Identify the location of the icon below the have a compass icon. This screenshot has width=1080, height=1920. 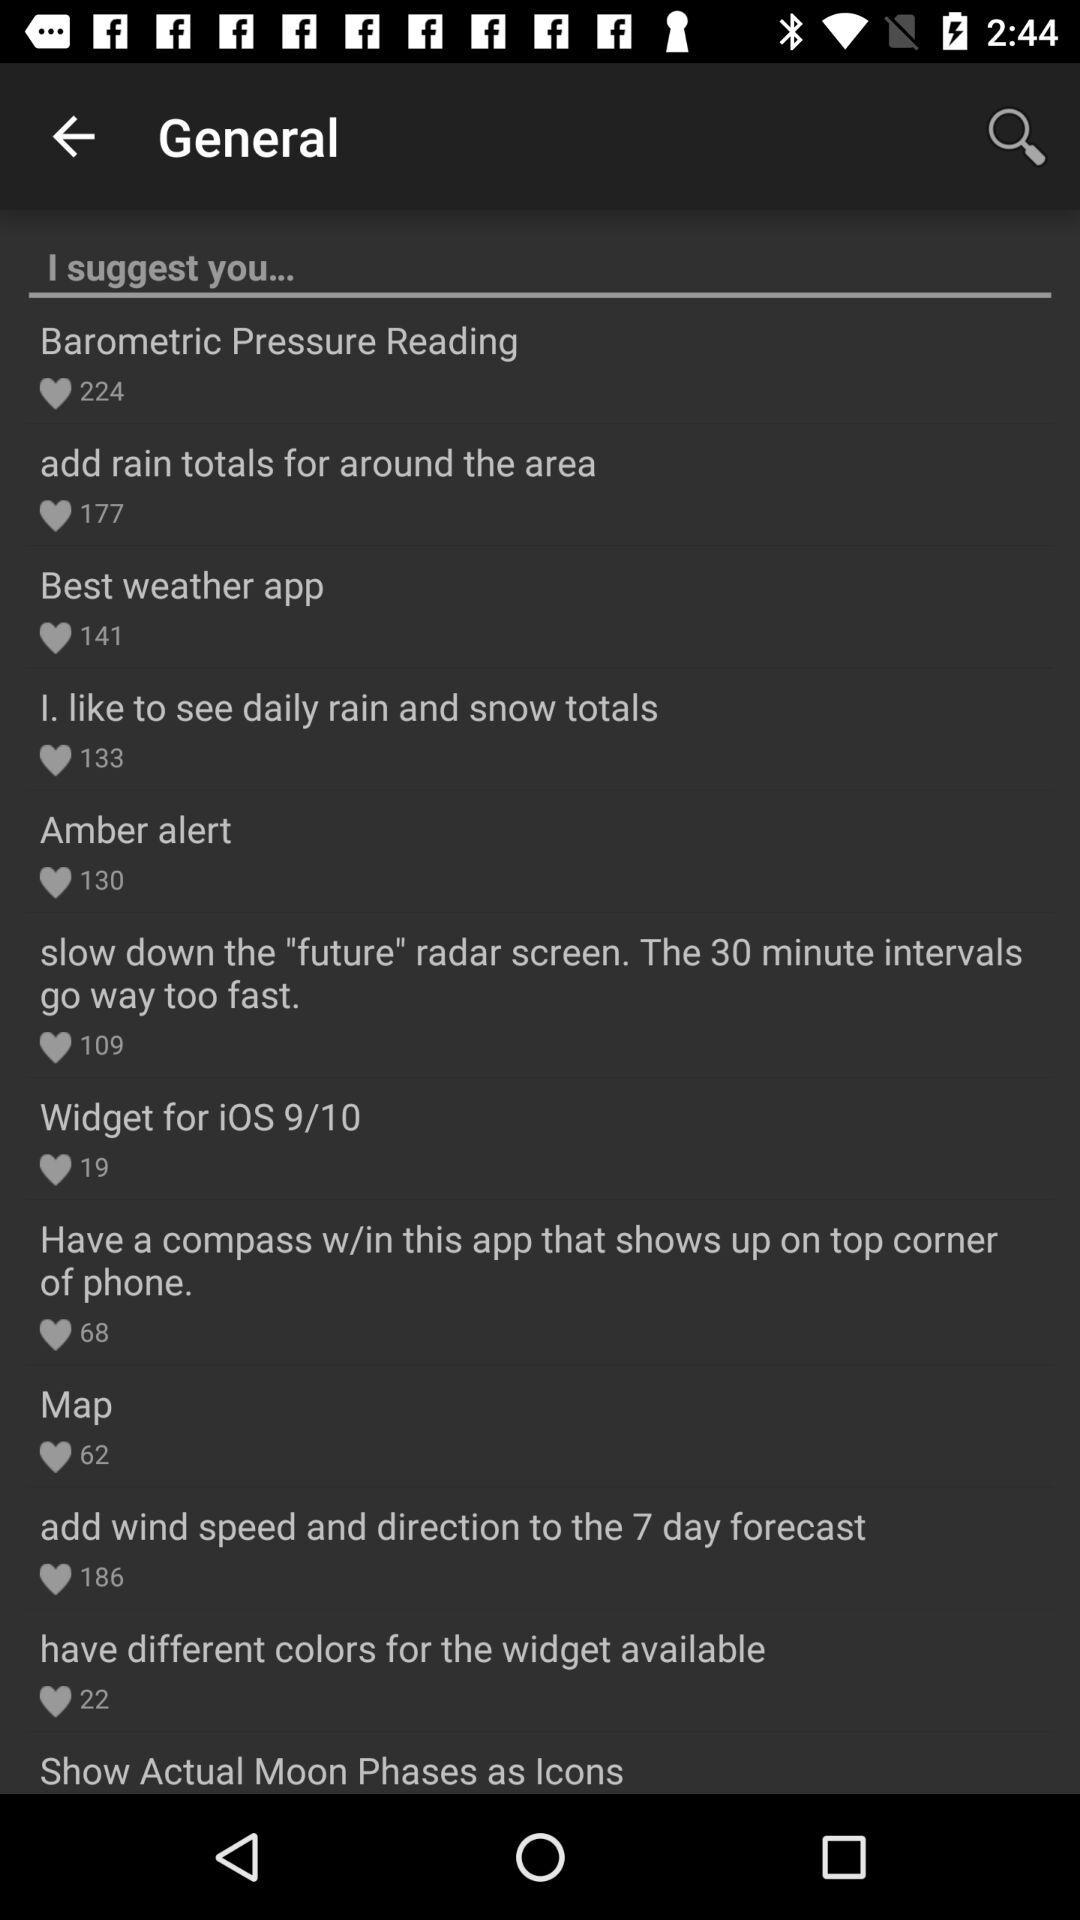
(90, 1331).